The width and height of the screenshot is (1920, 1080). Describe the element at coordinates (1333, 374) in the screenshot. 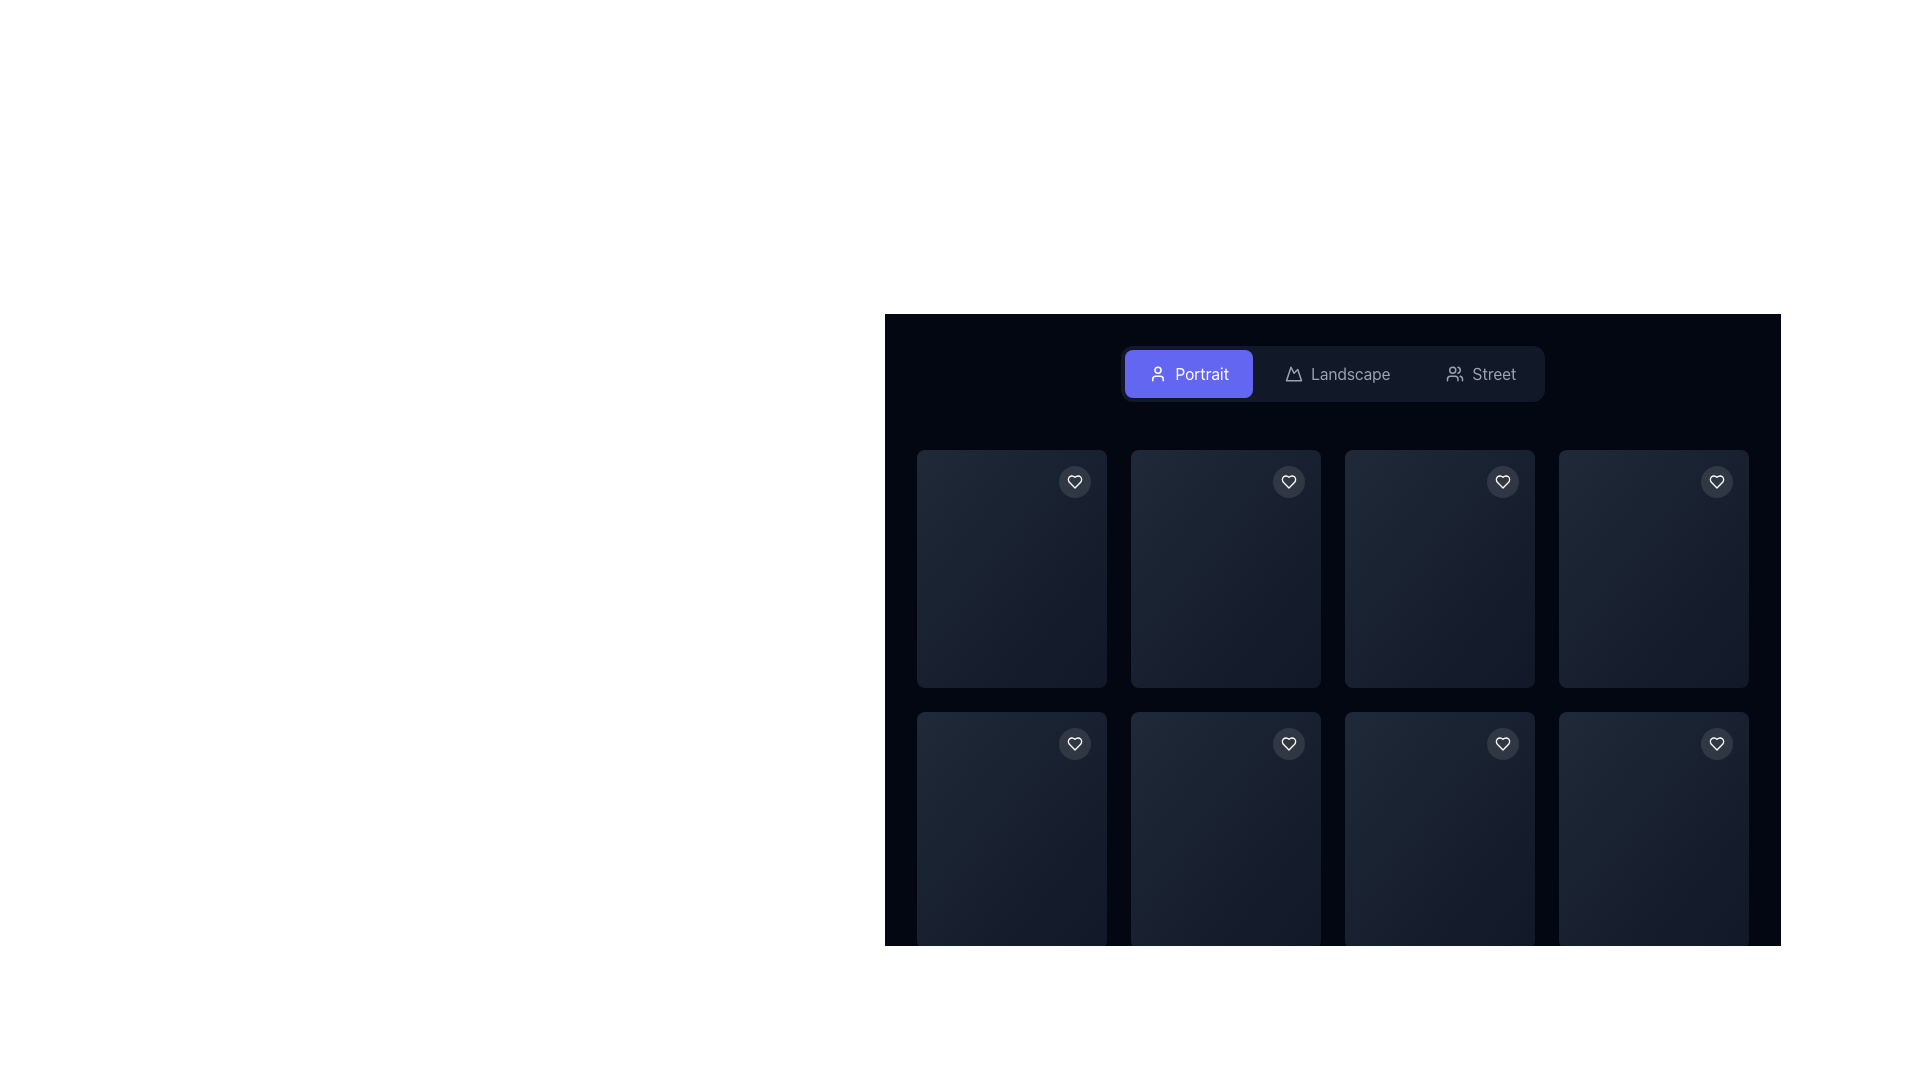

I see `the 'Portrait' button in the segmented control component` at that location.